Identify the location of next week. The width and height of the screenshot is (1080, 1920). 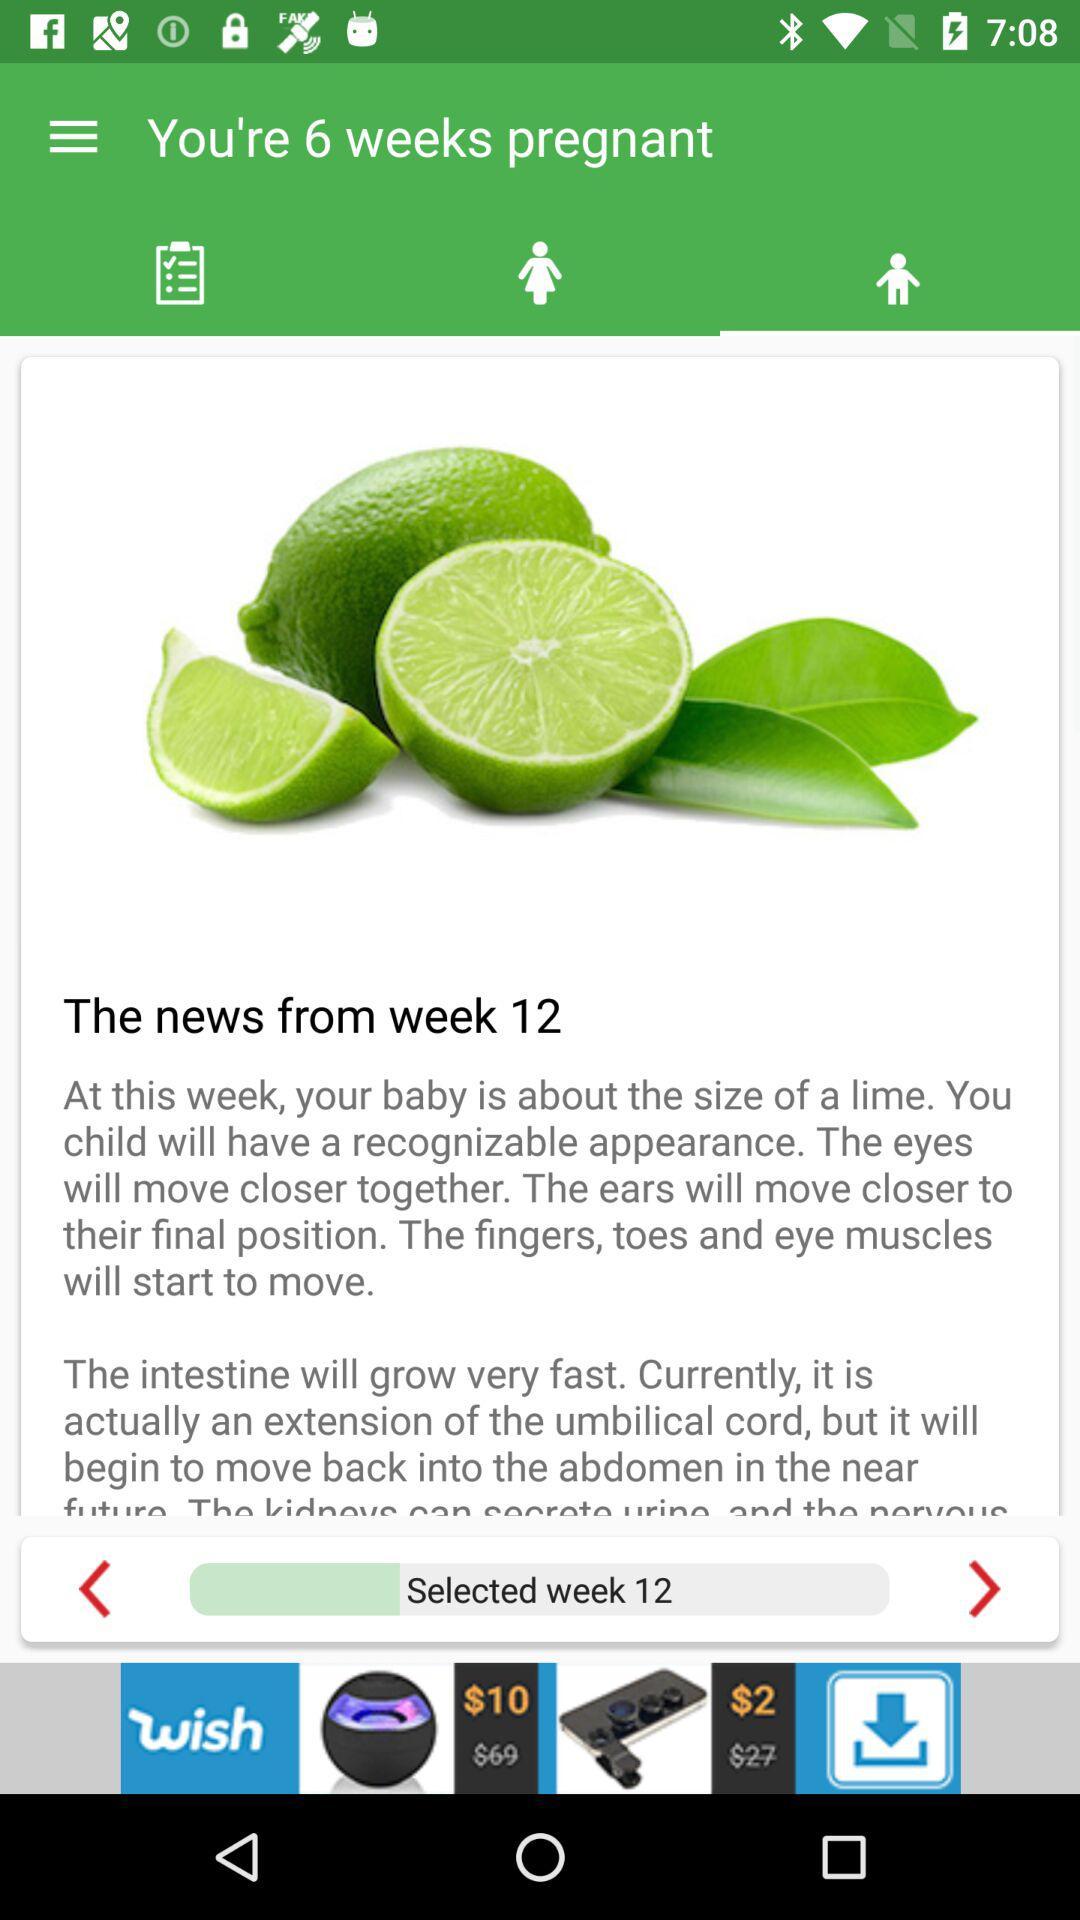
(983, 1588).